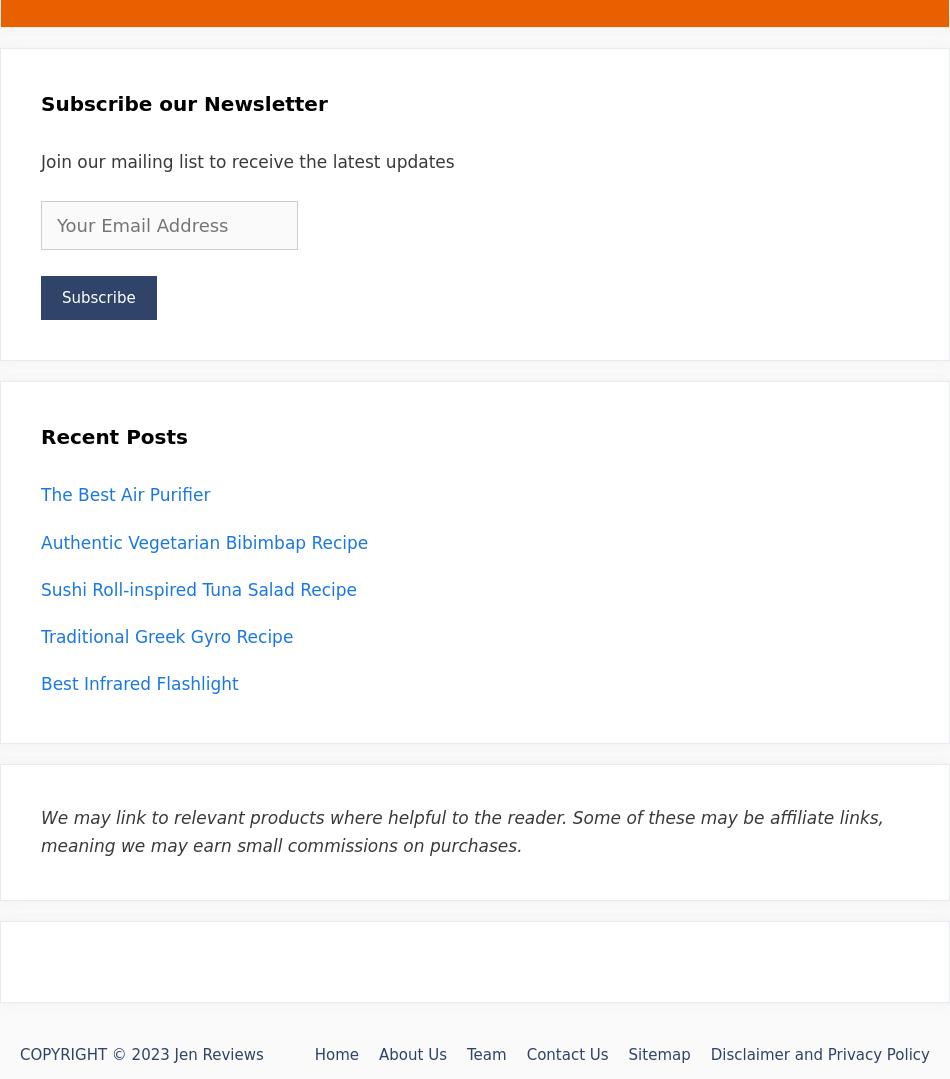 This screenshot has height=1079, width=950. I want to click on 'Traditional Greek Gyro Recipe', so click(167, 634).